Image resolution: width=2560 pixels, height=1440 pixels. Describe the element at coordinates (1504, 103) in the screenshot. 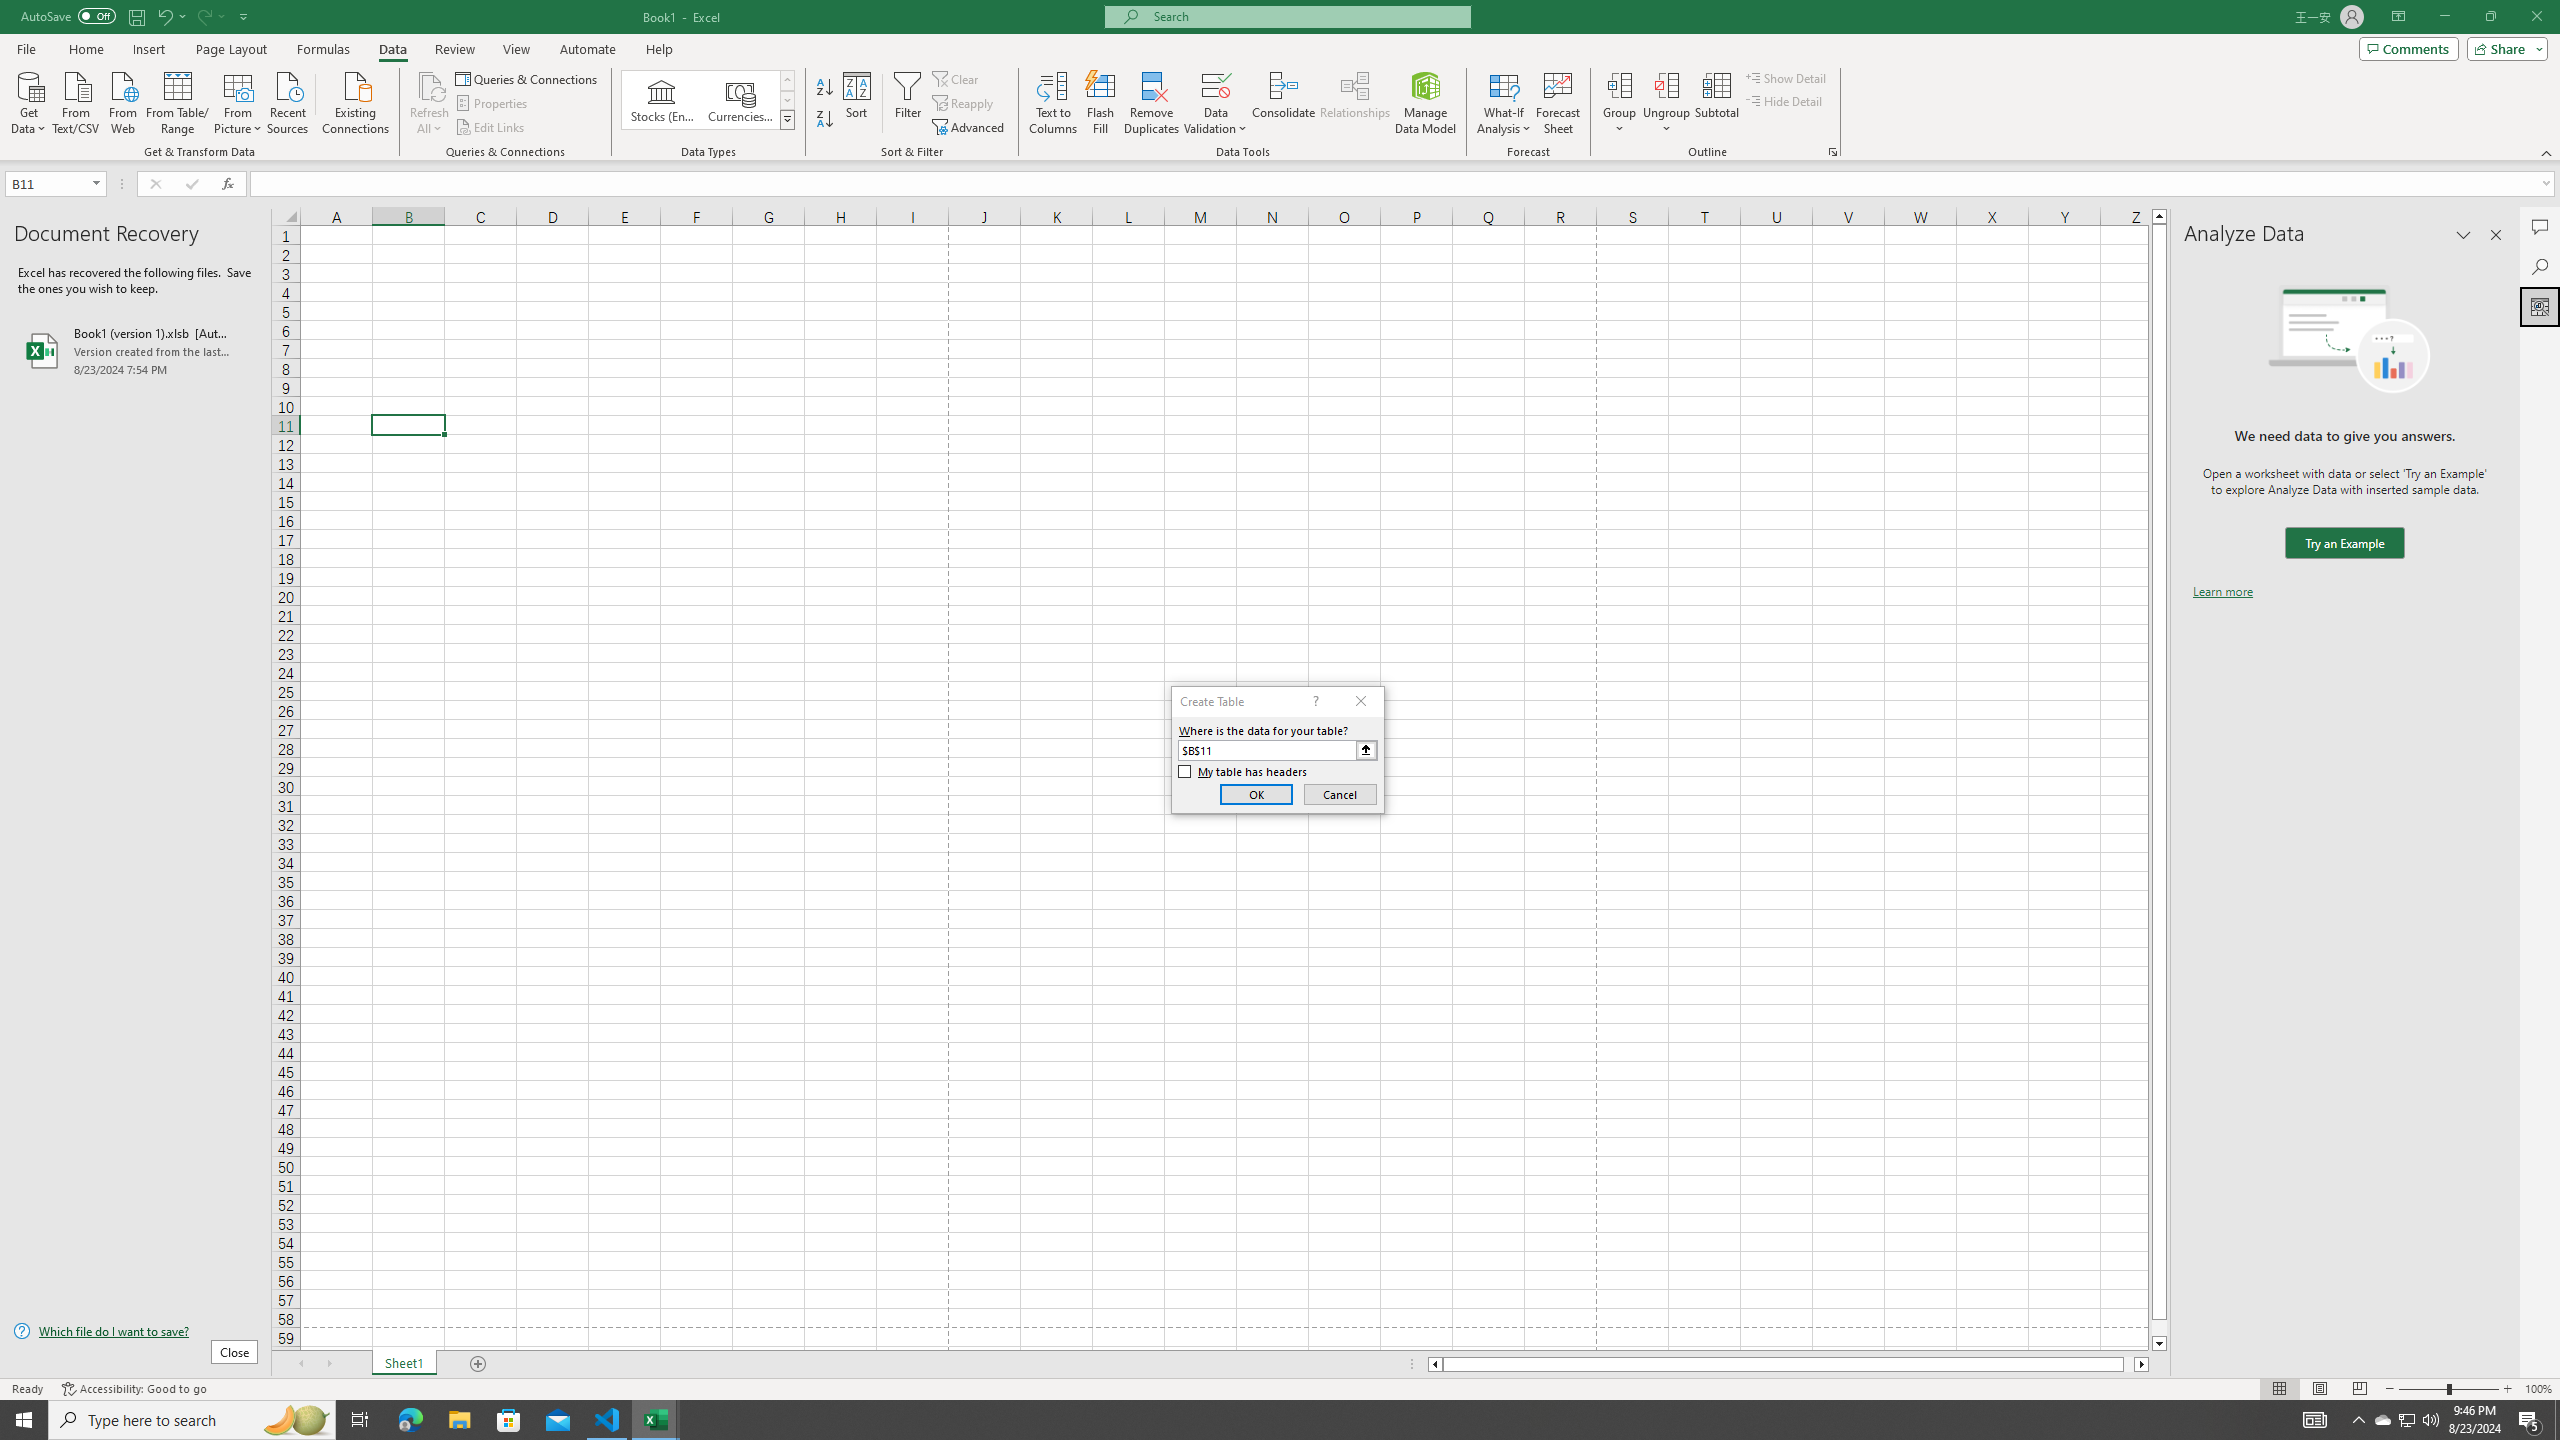

I see `'What-If Analysis'` at that location.